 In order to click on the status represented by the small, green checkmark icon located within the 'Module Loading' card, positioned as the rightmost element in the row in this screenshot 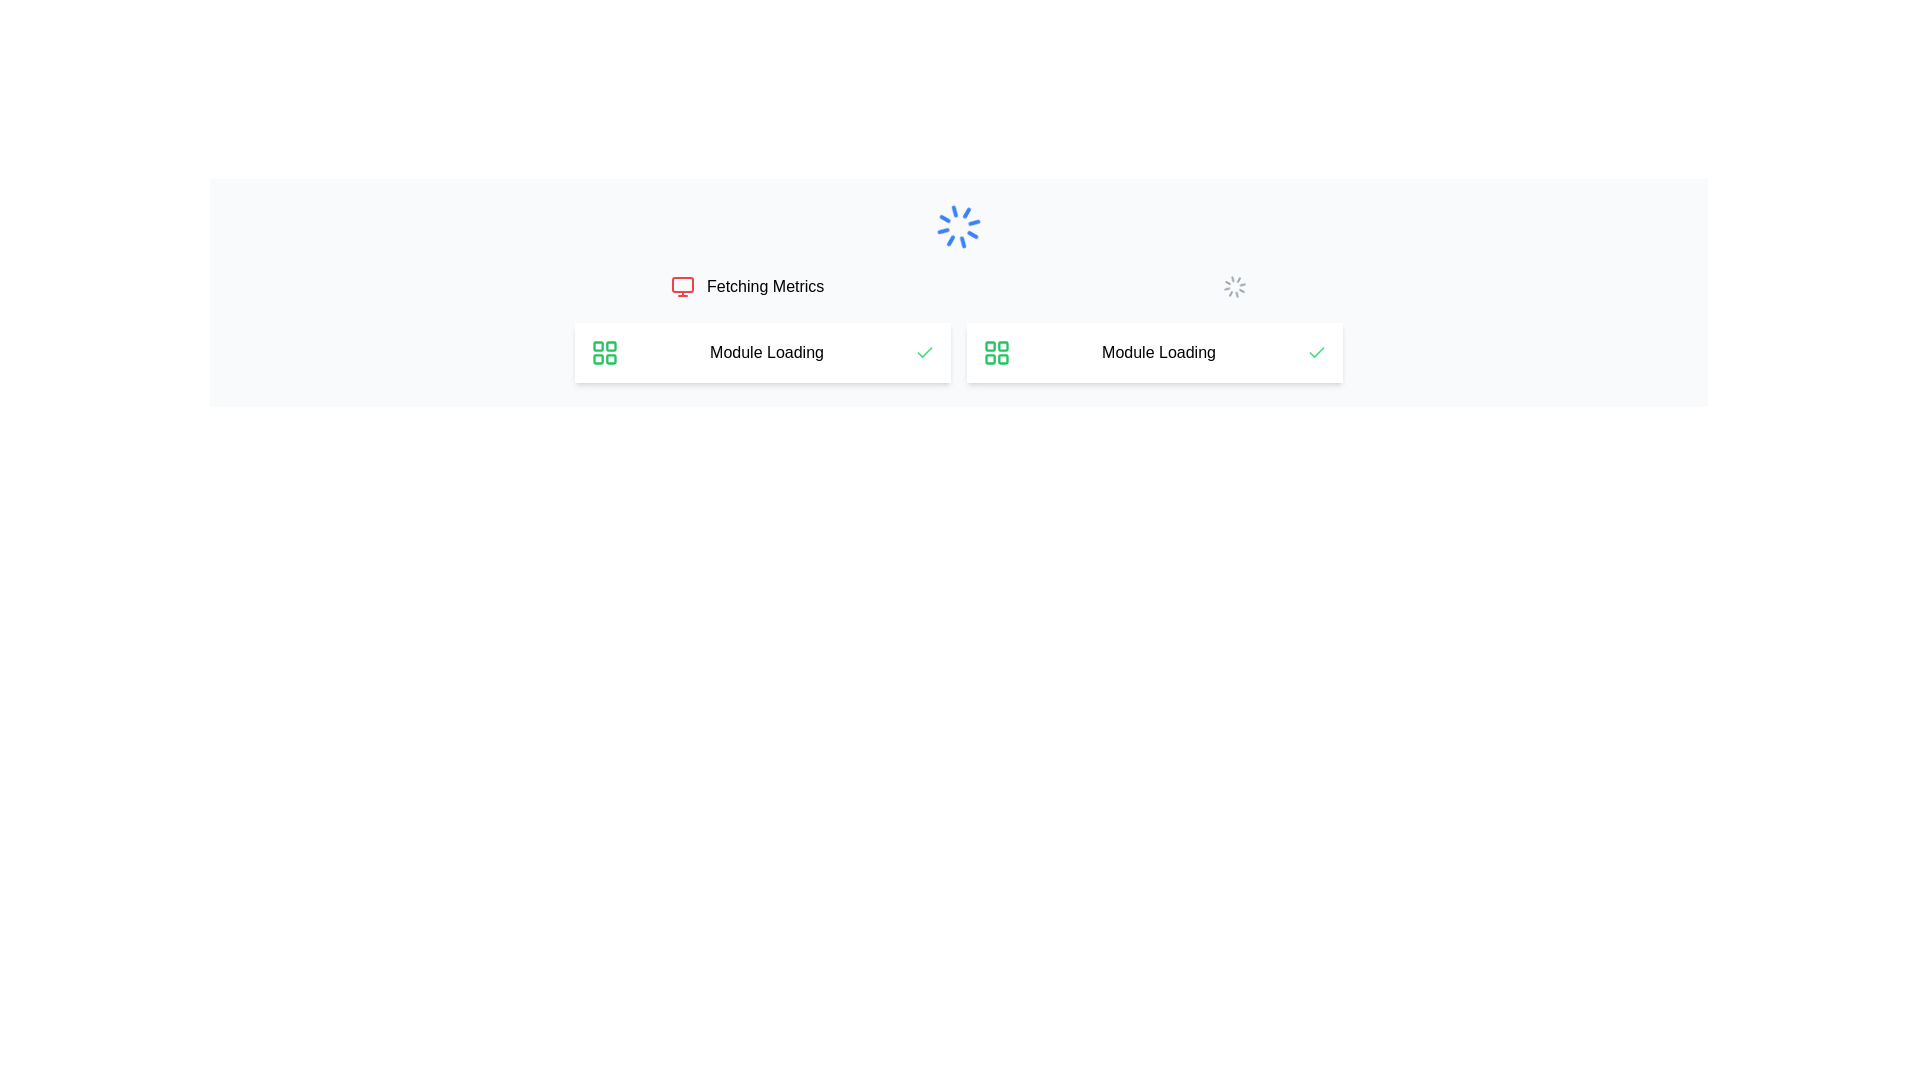, I will do `click(924, 352)`.